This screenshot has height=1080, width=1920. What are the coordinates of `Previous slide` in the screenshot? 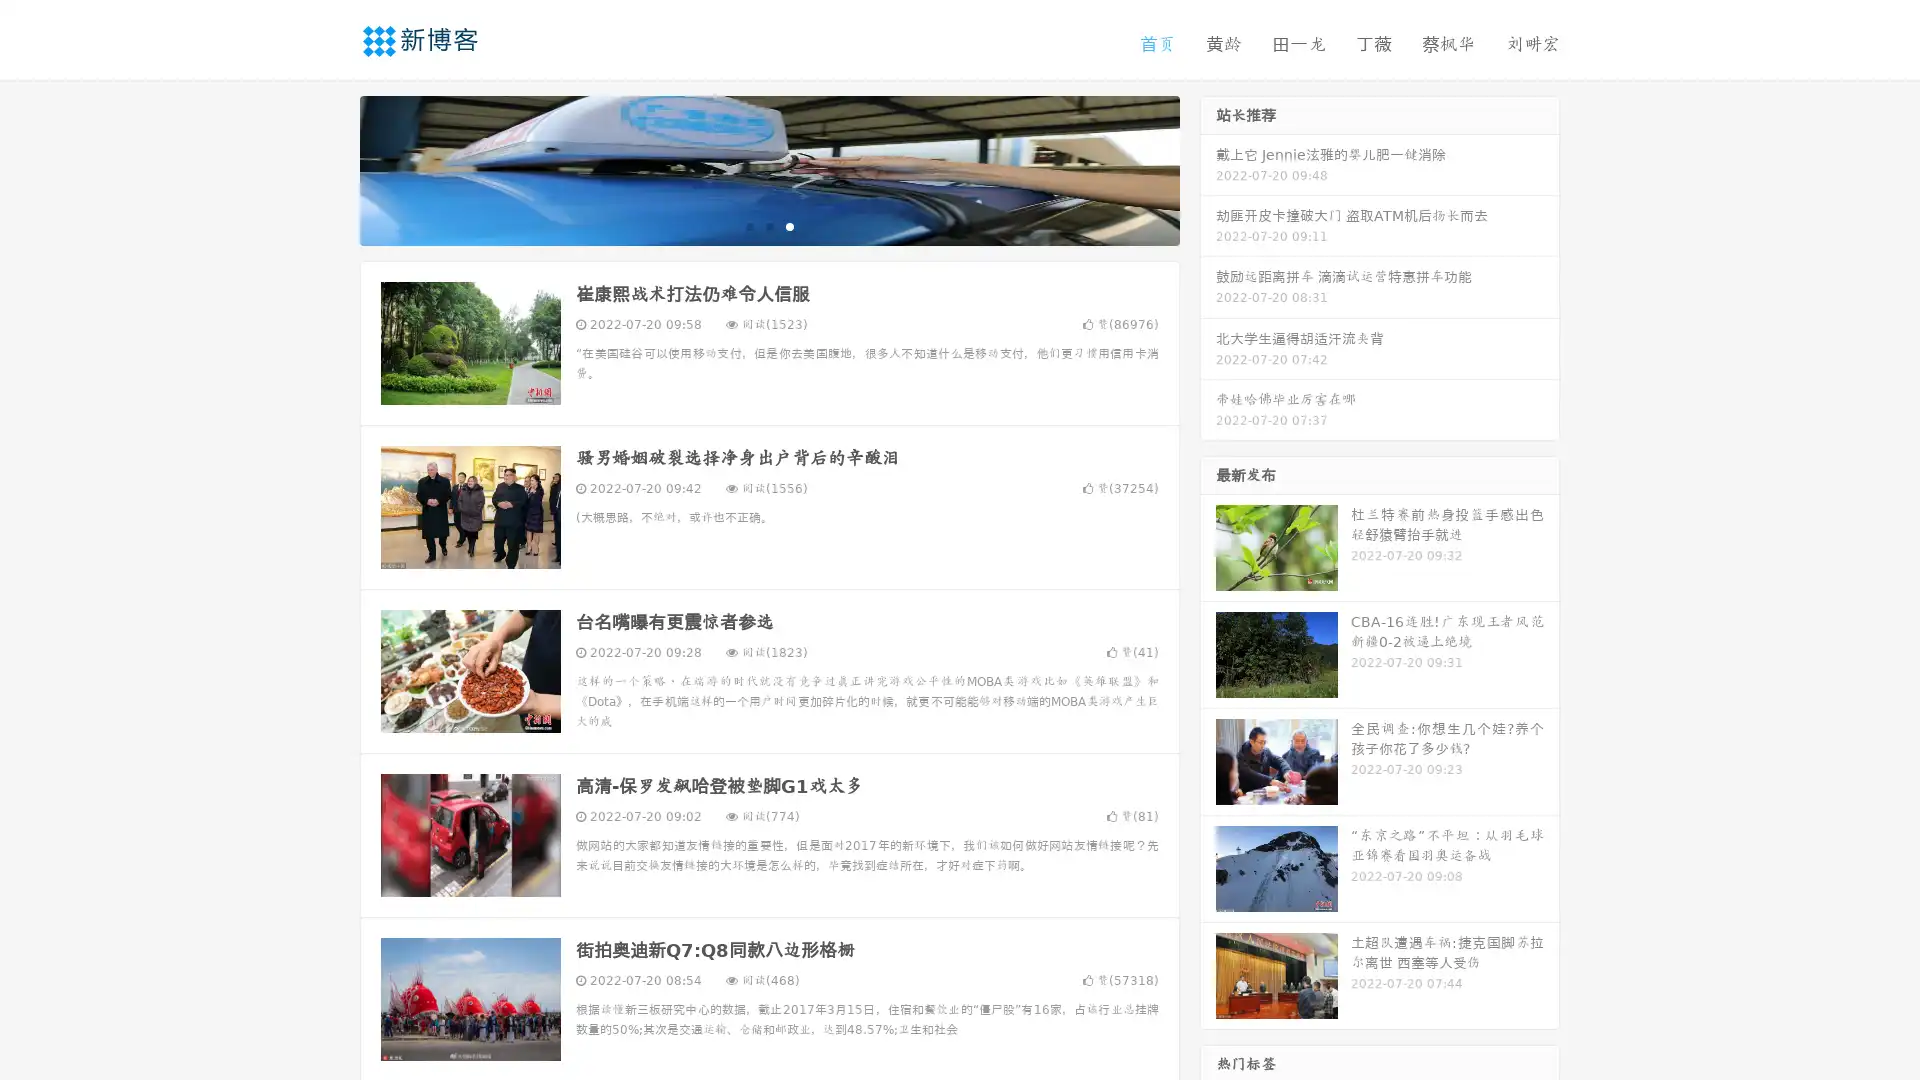 It's located at (330, 168).